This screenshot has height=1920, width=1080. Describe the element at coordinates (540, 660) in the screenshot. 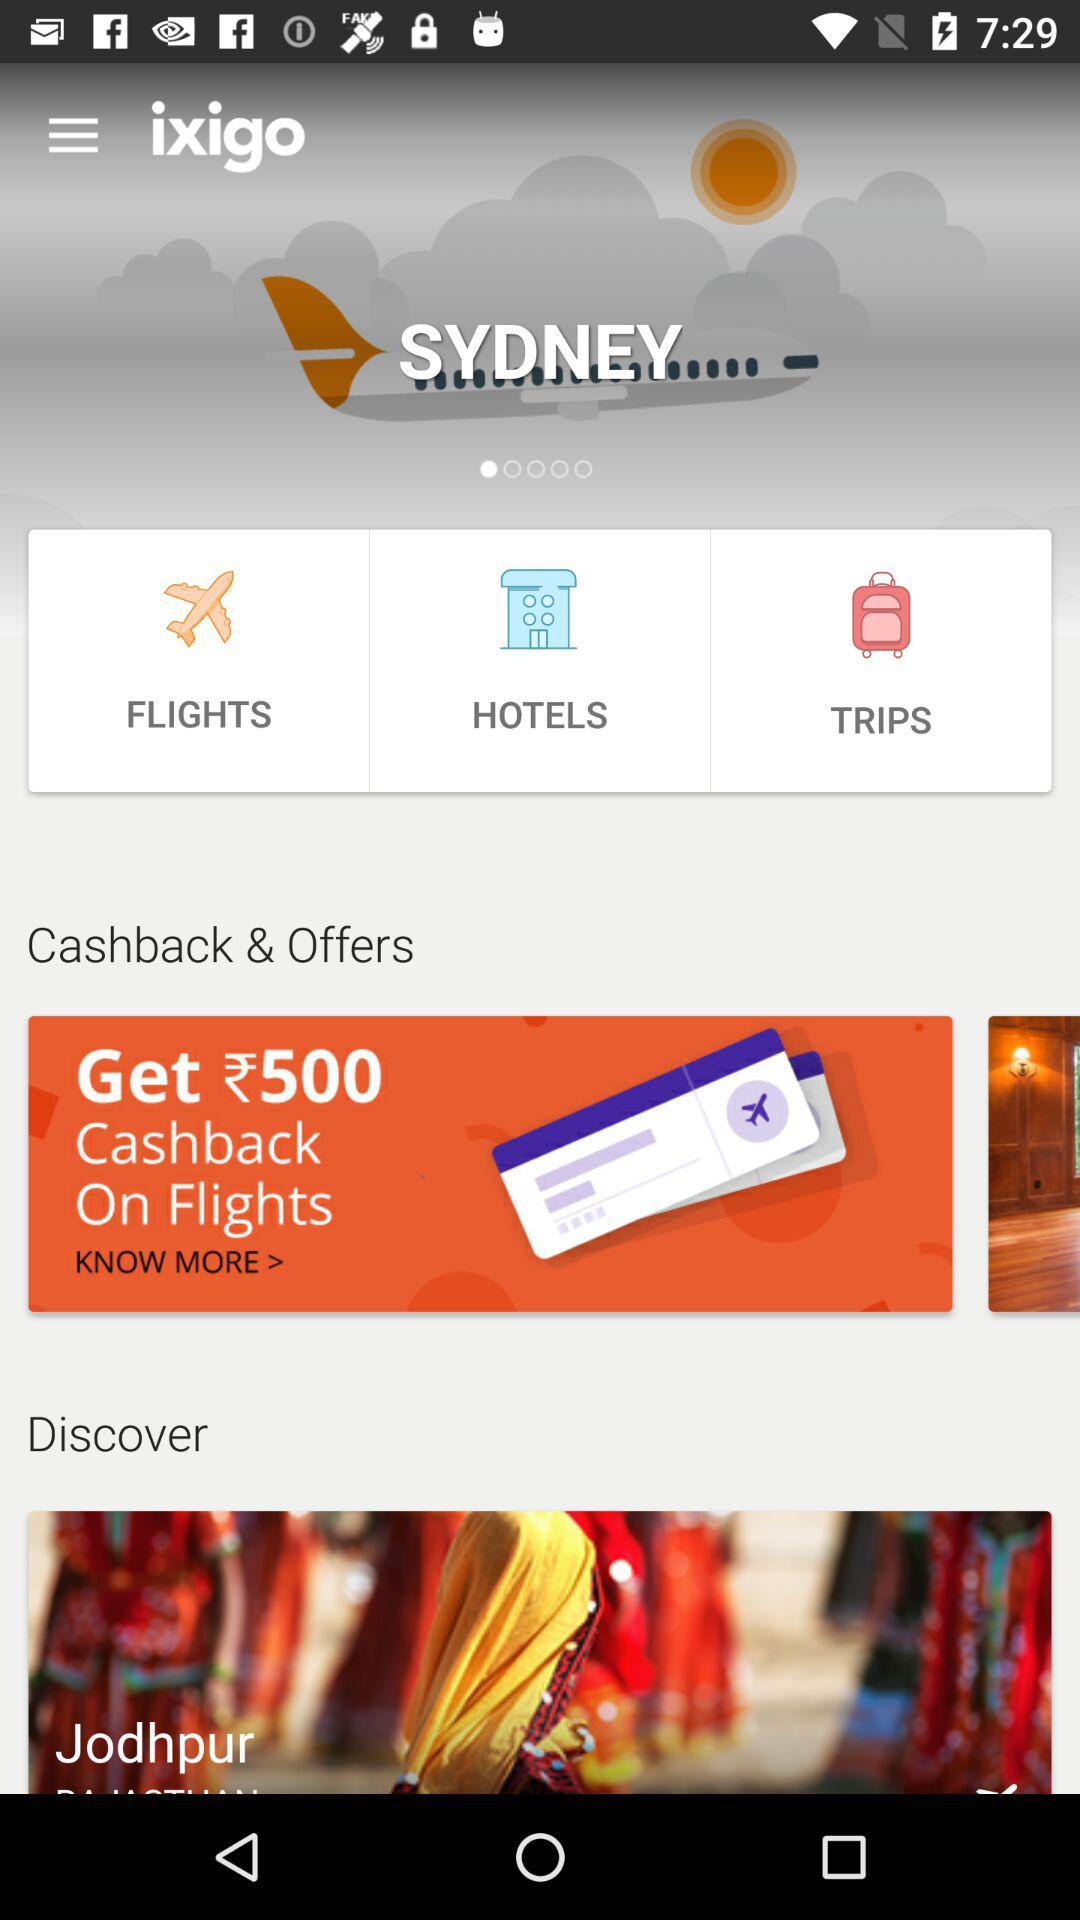

I see `icon next to flights icon` at that location.